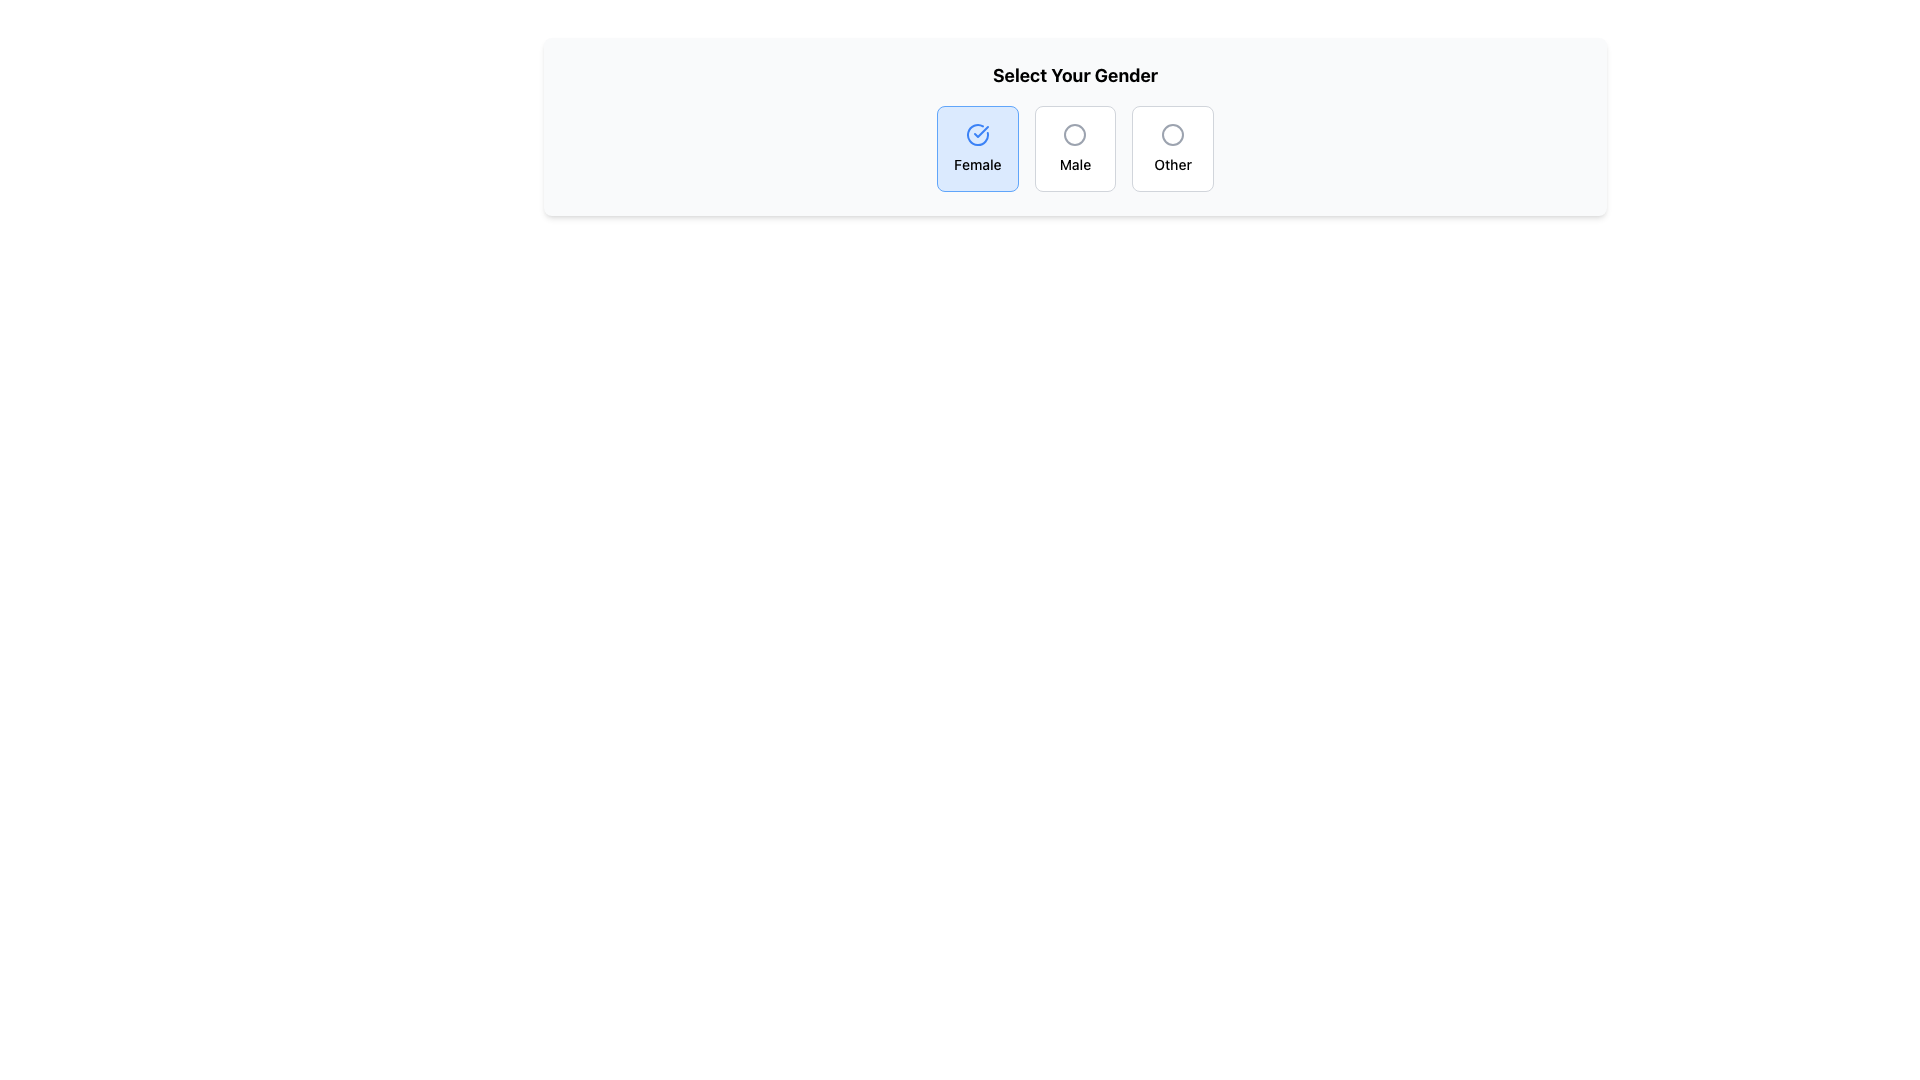 This screenshot has width=1920, height=1080. Describe the element at coordinates (981, 131) in the screenshot. I see `the visual state of the 'Female' selection icon, which is a circular SVG icon indicating that the 'Female' option is currently selected in the gender selection interface` at that location.